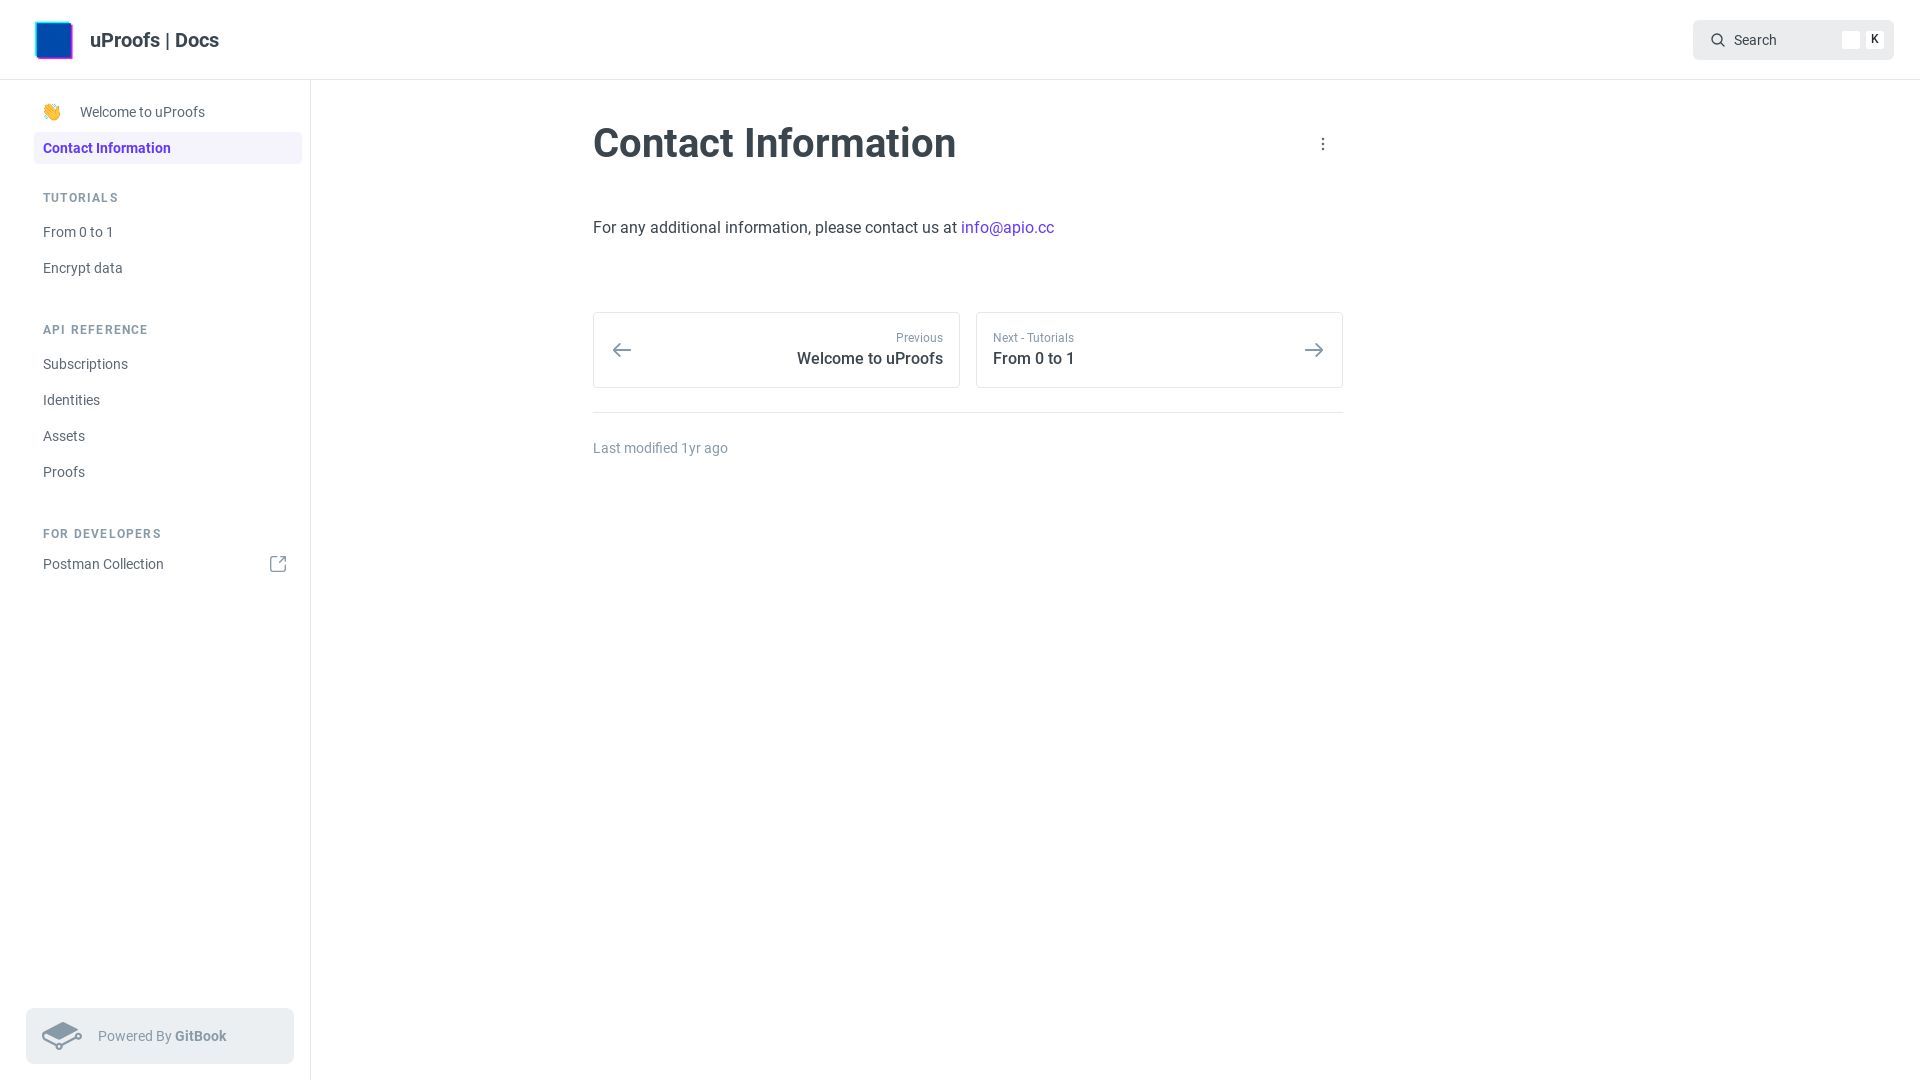 The width and height of the screenshot is (1920, 1080). Describe the element at coordinates (168, 434) in the screenshot. I see `'Assets'` at that location.